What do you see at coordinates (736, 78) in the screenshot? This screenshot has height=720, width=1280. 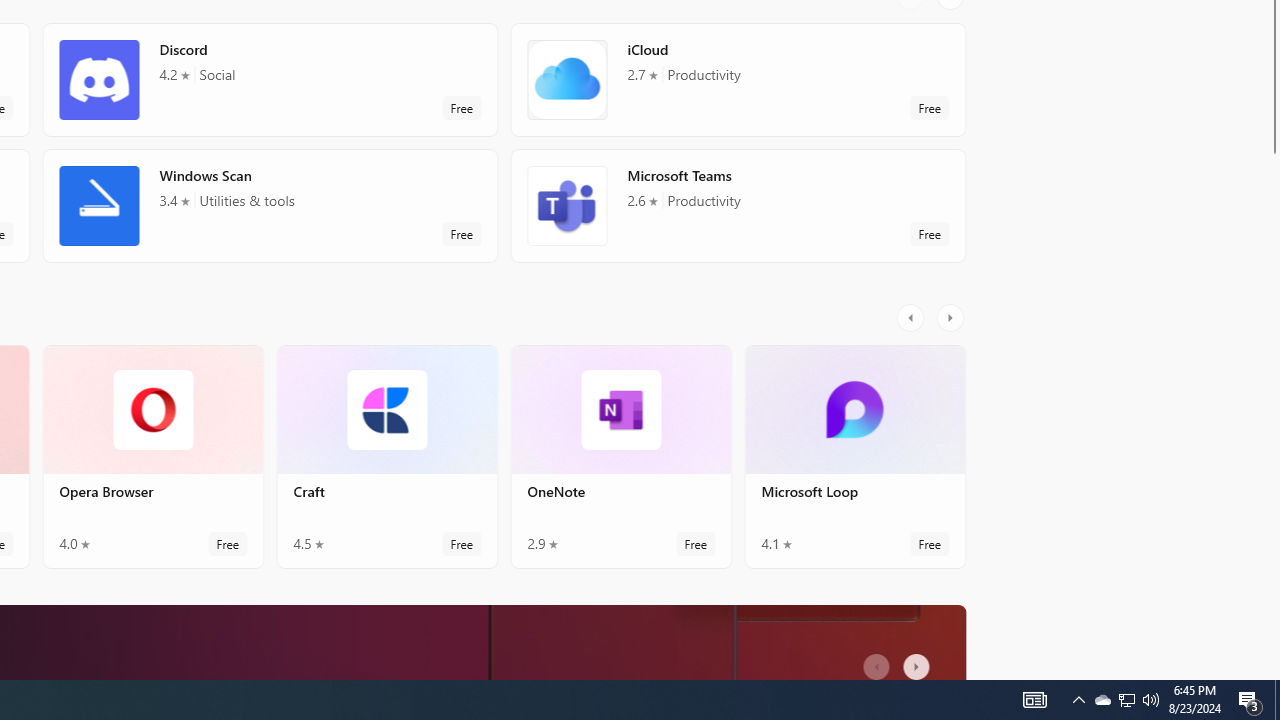 I see `'iCloud. Average rating of 2.7 out of five stars. Free  '` at bounding box center [736, 78].